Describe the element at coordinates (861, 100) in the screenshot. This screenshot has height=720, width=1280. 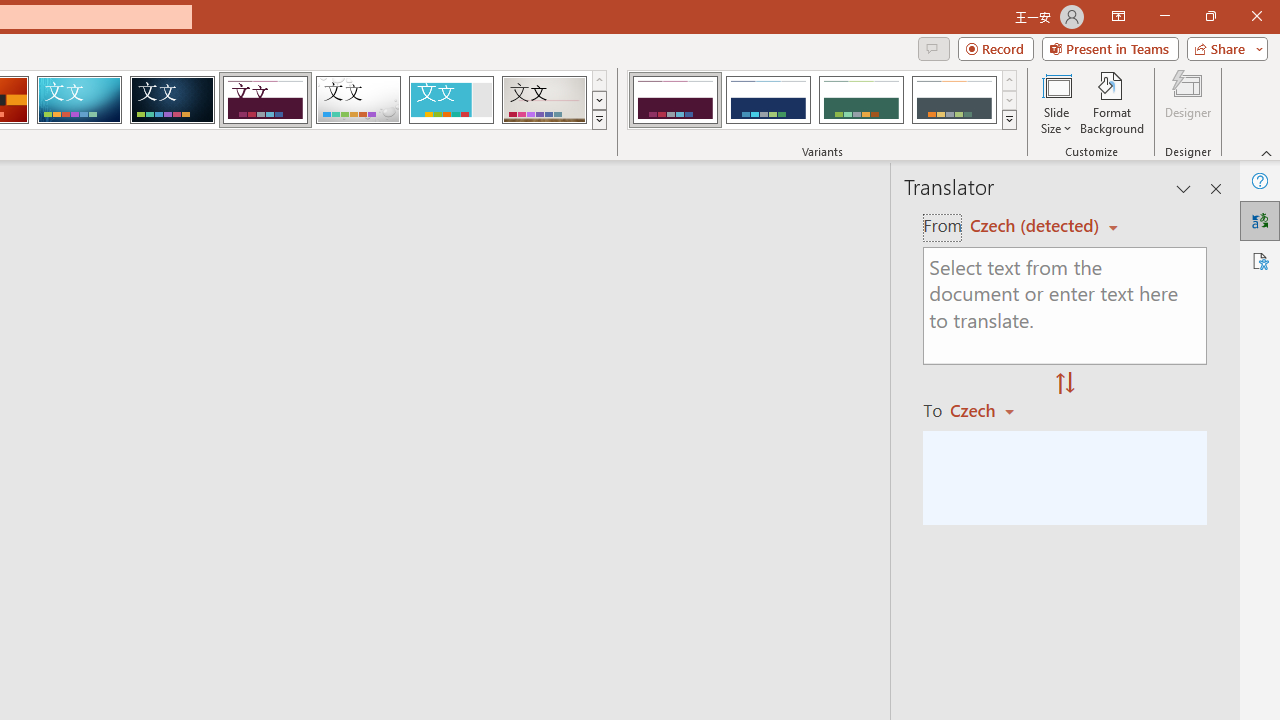
I see `'Dividend Variant 3'` at that location.